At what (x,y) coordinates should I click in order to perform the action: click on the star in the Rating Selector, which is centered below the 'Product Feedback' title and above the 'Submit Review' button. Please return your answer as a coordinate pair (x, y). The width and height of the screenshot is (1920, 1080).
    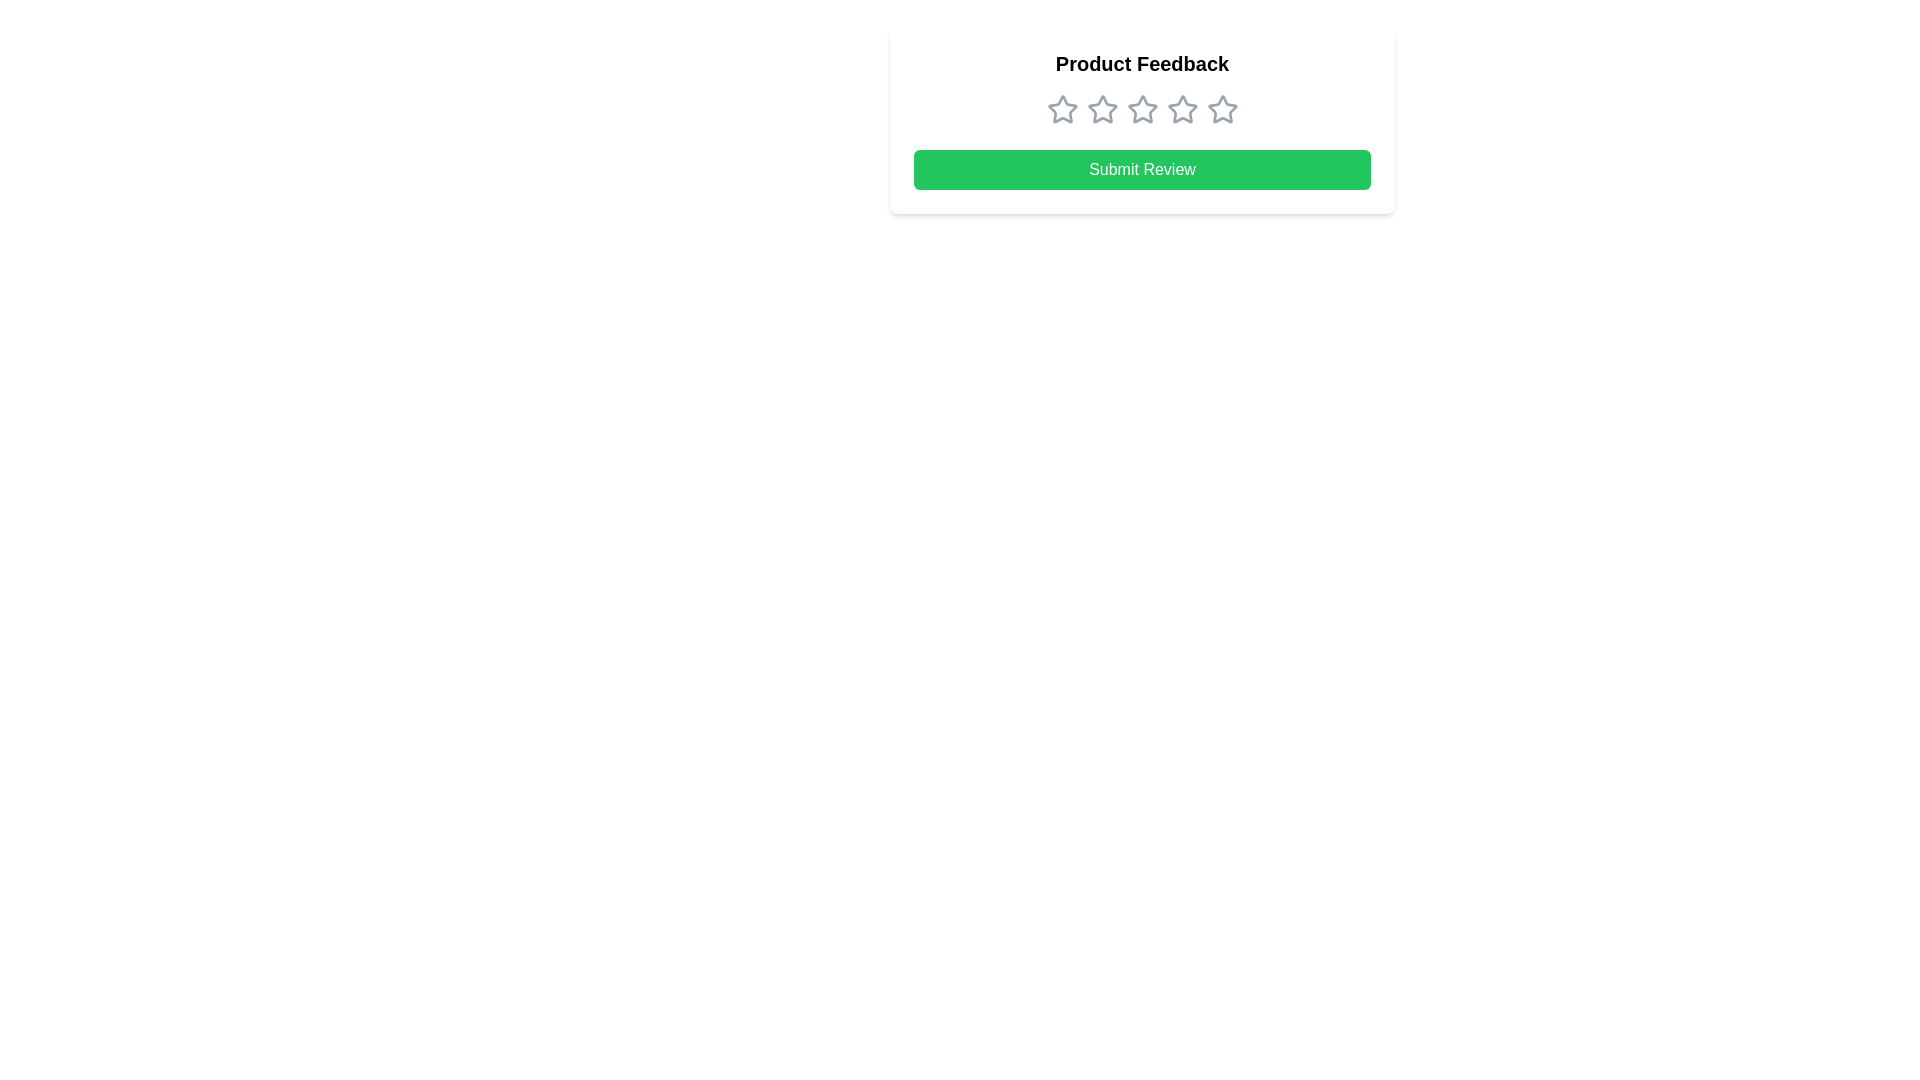
    Looking at the image, I should click on (1142, 110).